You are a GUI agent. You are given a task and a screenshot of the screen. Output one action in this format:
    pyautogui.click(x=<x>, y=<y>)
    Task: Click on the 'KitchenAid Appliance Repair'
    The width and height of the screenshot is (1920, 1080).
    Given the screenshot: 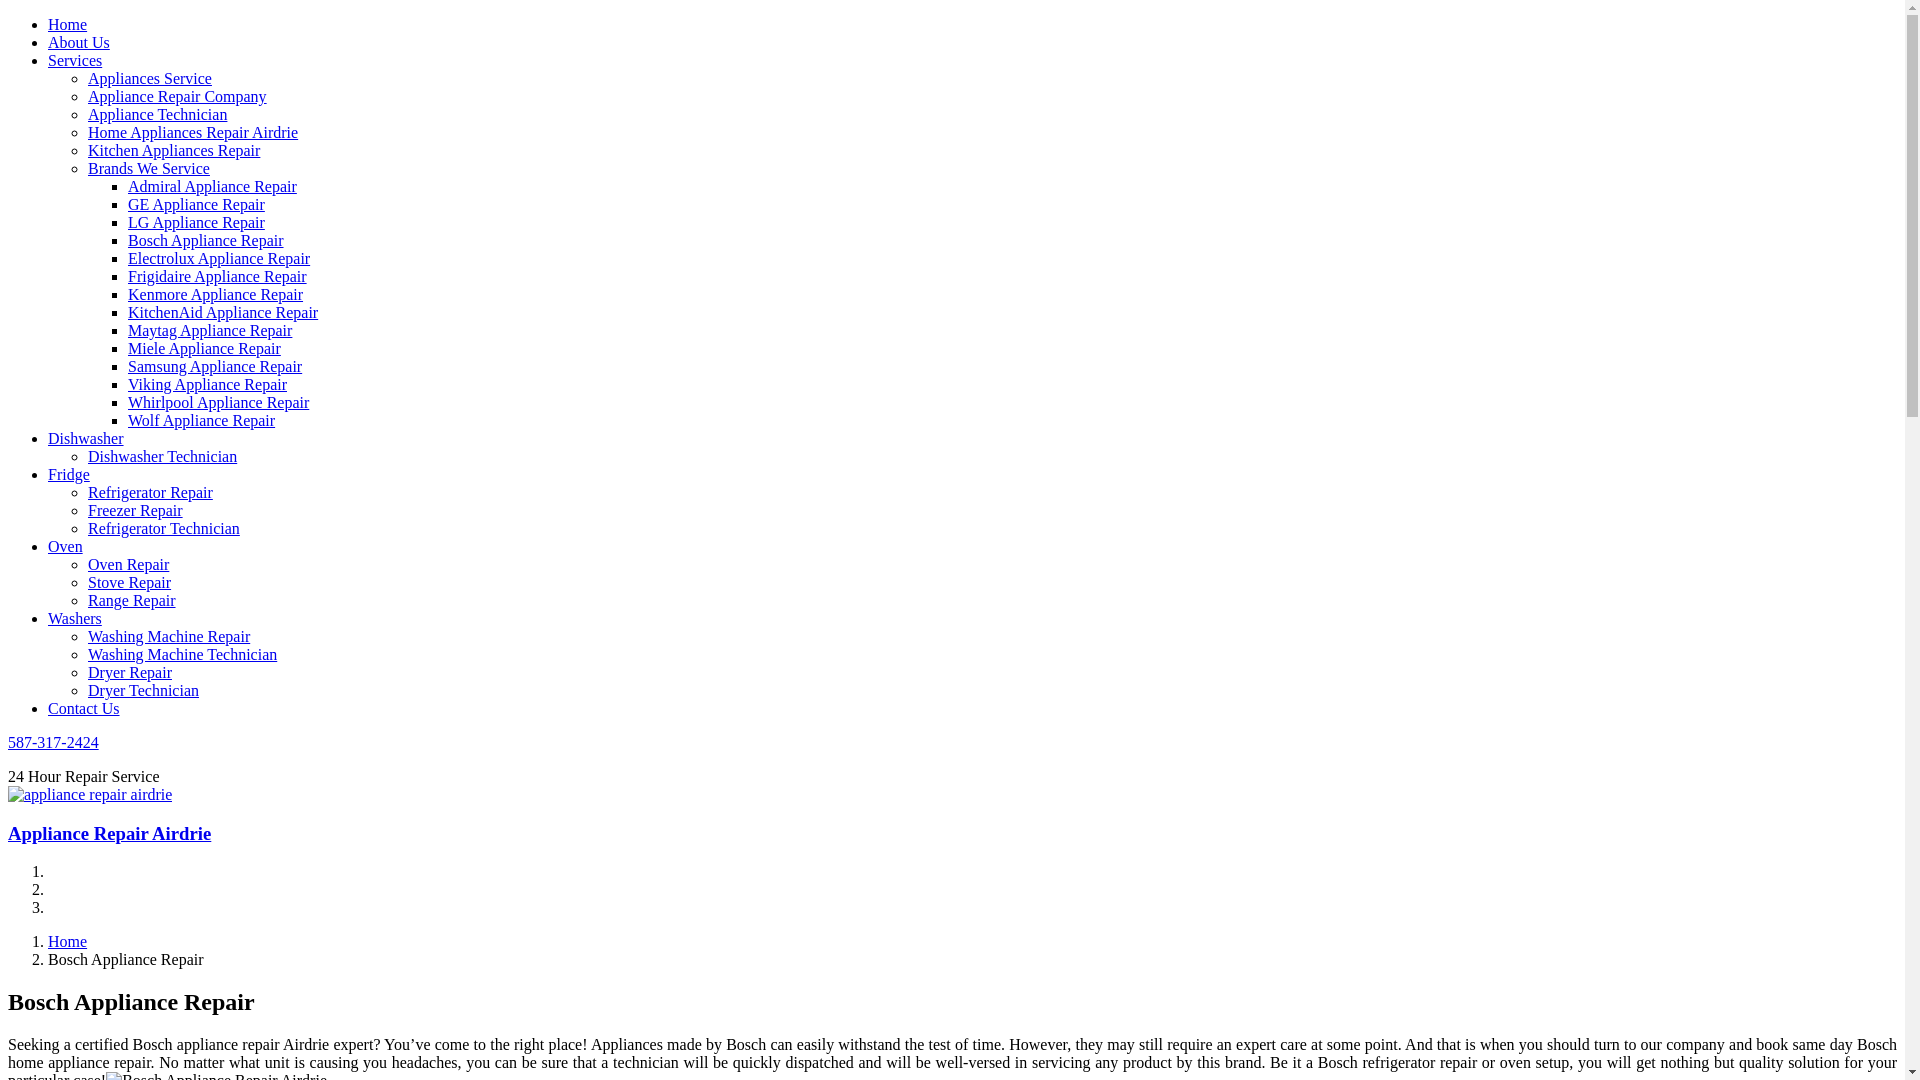 What is the action you would take?
    pyautogui.click(x=127, y=312)
    